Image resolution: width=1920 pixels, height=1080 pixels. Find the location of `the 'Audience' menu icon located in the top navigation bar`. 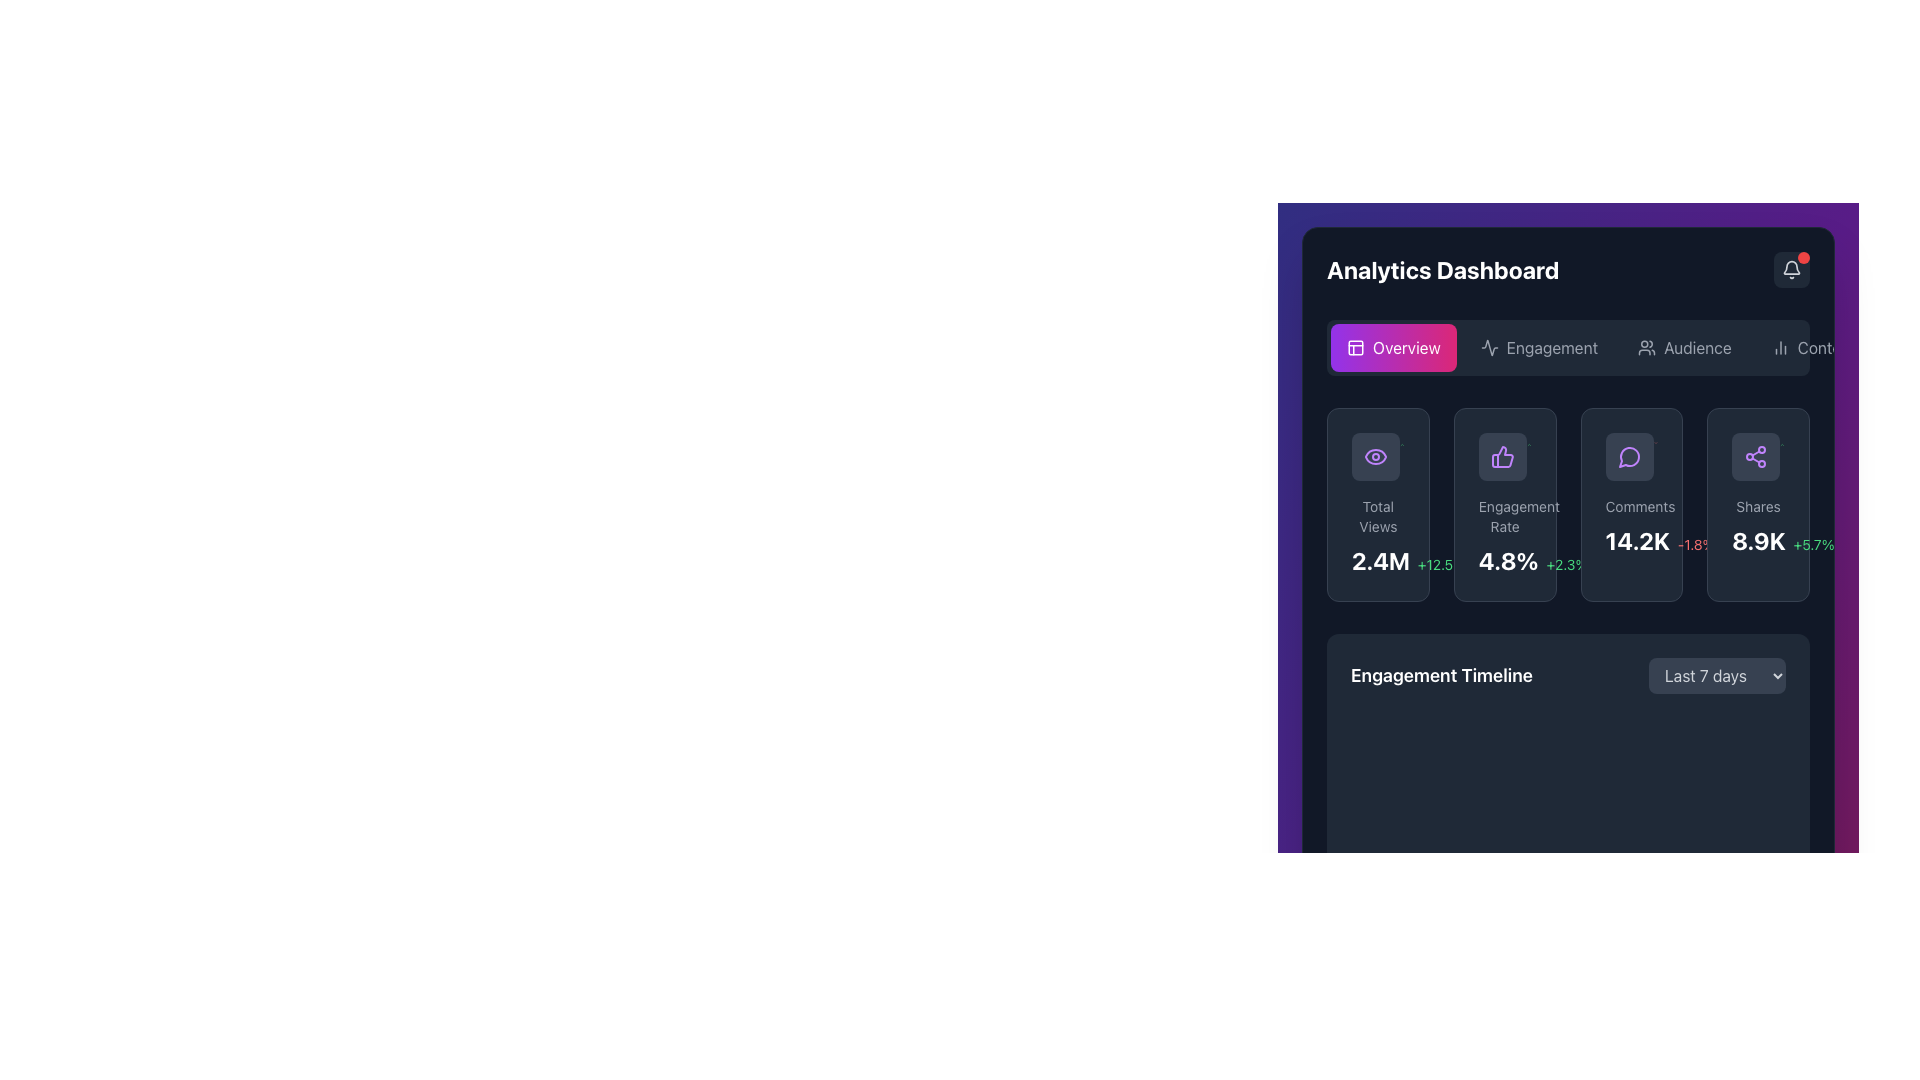

the 'Audience' menu icon located in the top navigation bar is located at coordinates (1647, 346).